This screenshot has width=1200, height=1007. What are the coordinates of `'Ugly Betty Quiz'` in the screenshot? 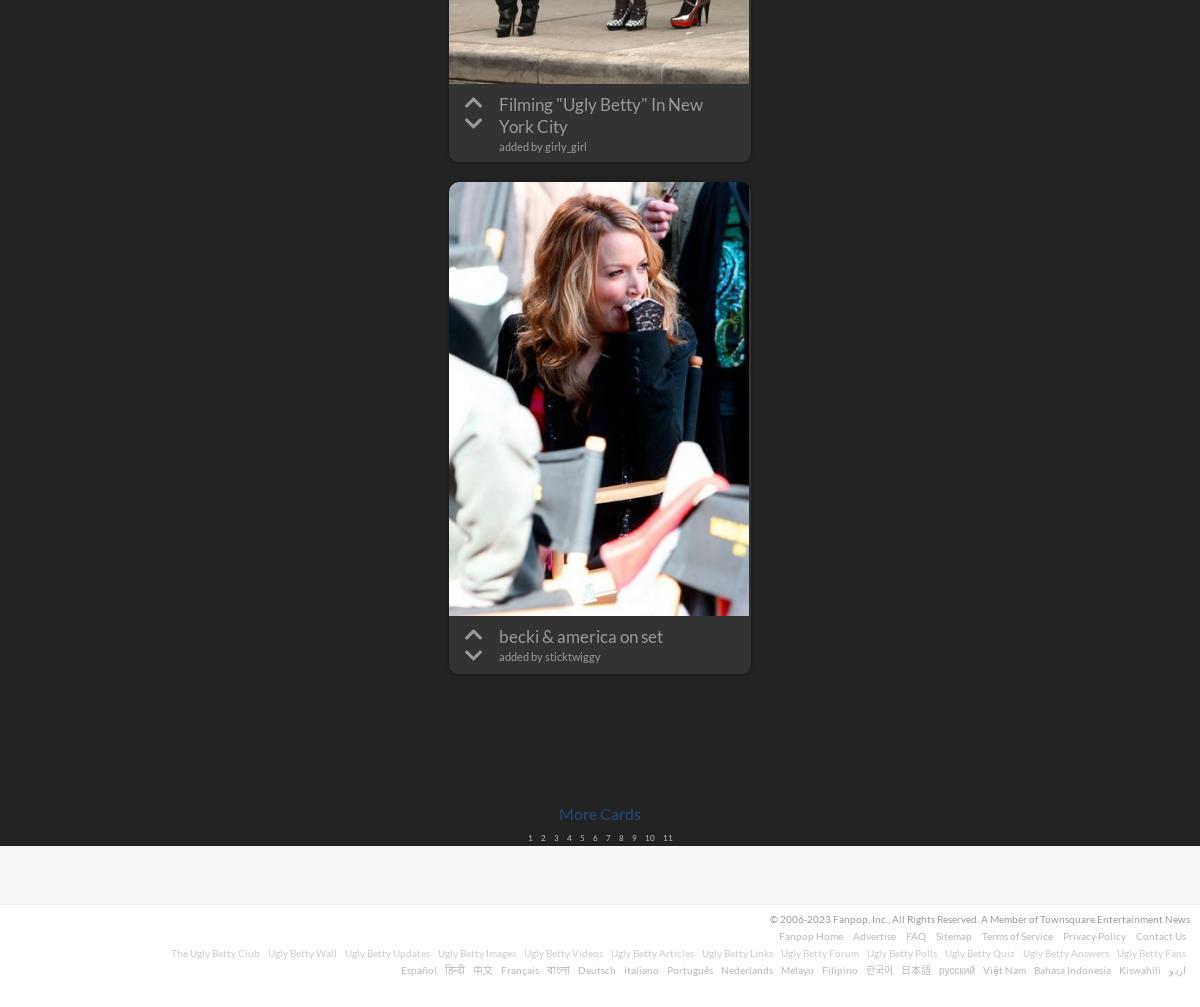 It's located at (980, 952).